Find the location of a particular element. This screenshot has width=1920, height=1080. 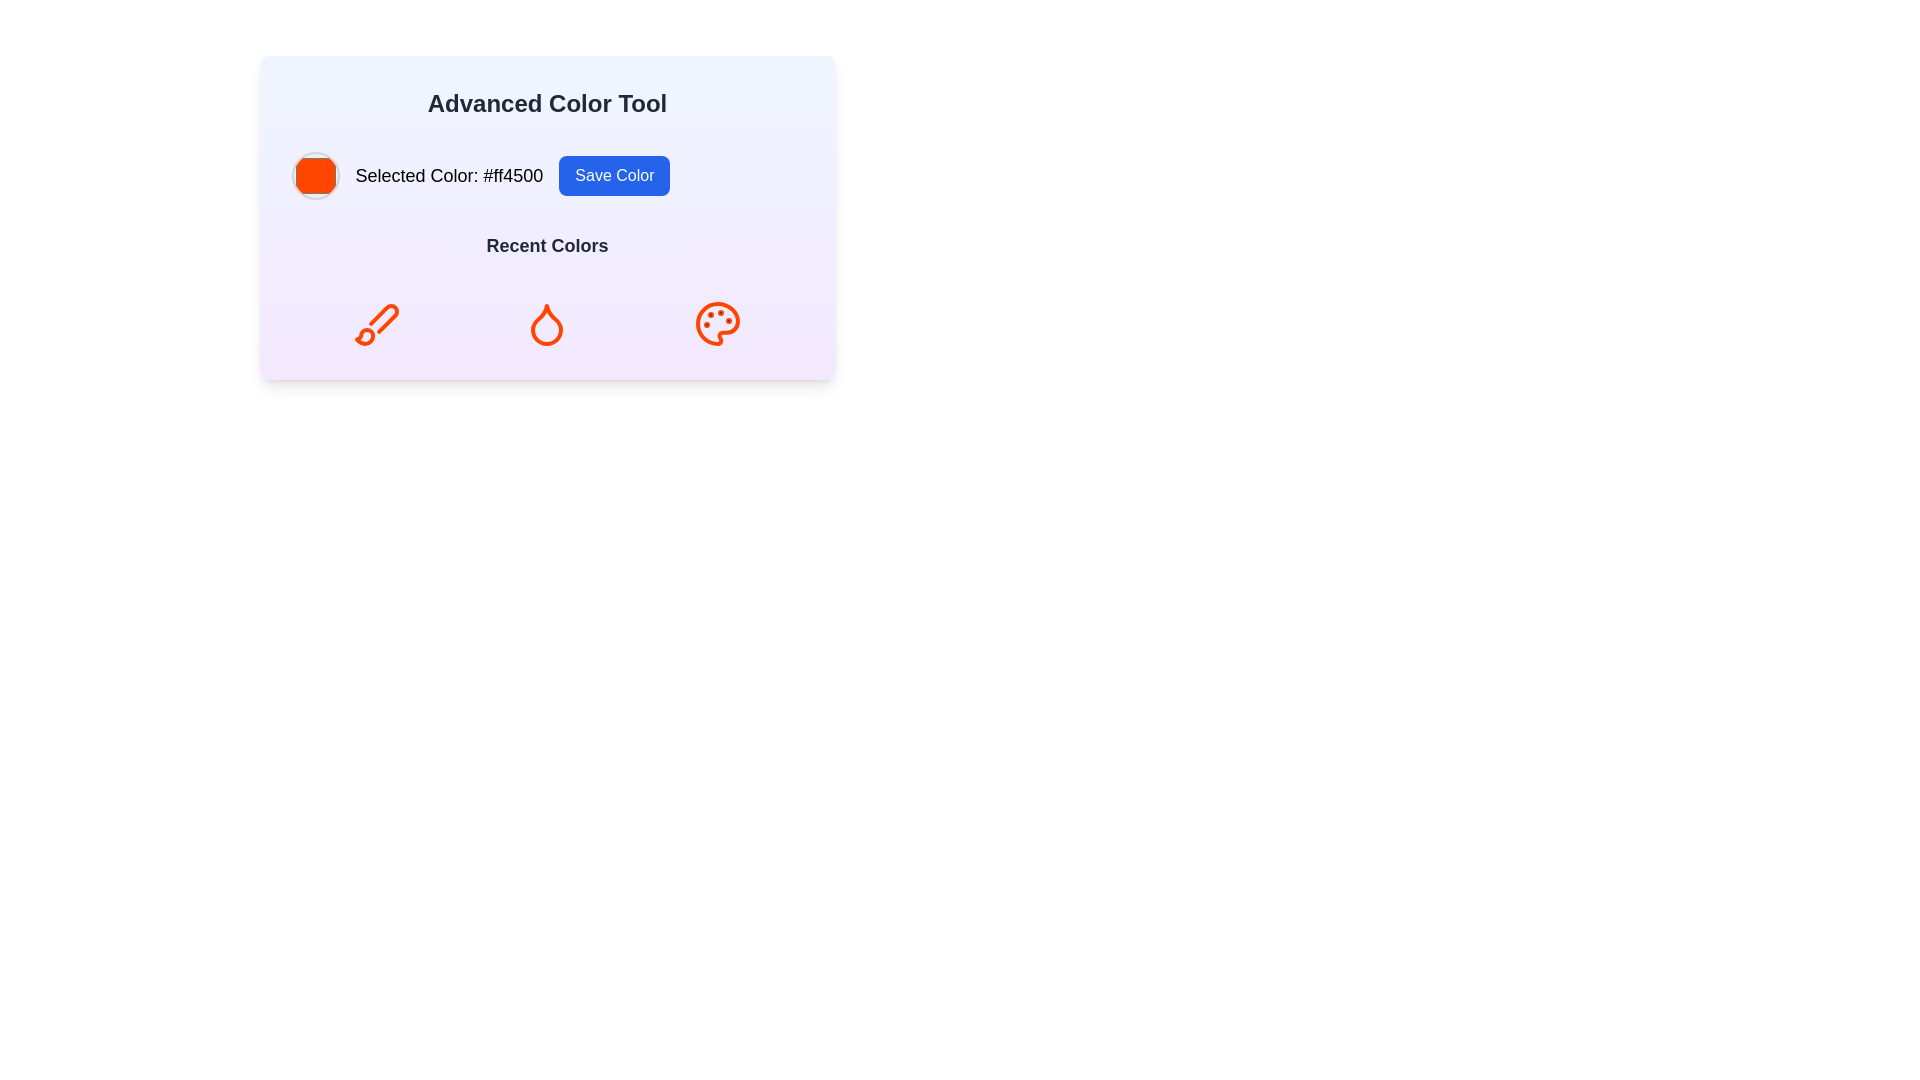

the middle droplet icon with orange strokes located at the bottom center of the 'Advanced Color Tool' card interface is located at coordinates (547, 323).